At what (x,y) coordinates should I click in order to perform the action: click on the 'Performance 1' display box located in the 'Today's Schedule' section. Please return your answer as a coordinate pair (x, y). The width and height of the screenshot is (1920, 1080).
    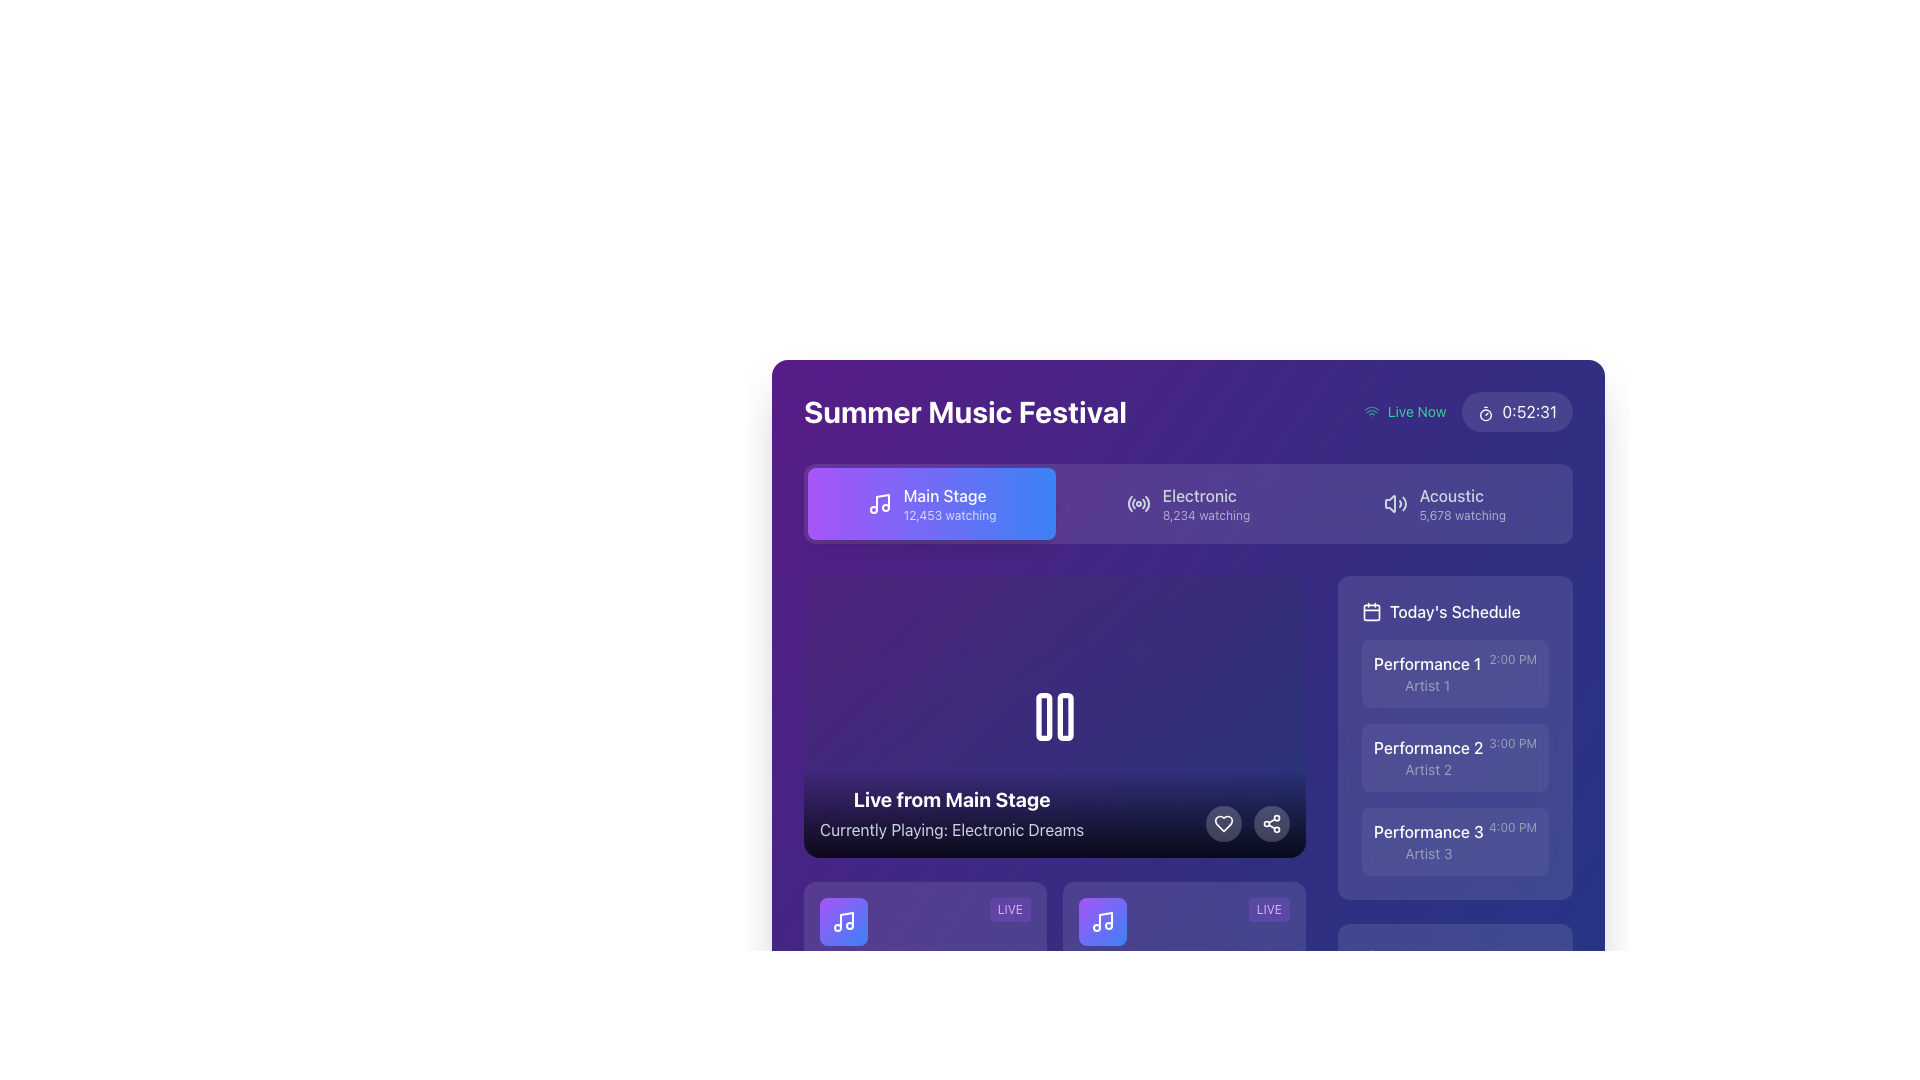
    Looking at the image, I should click on (1426, 674).